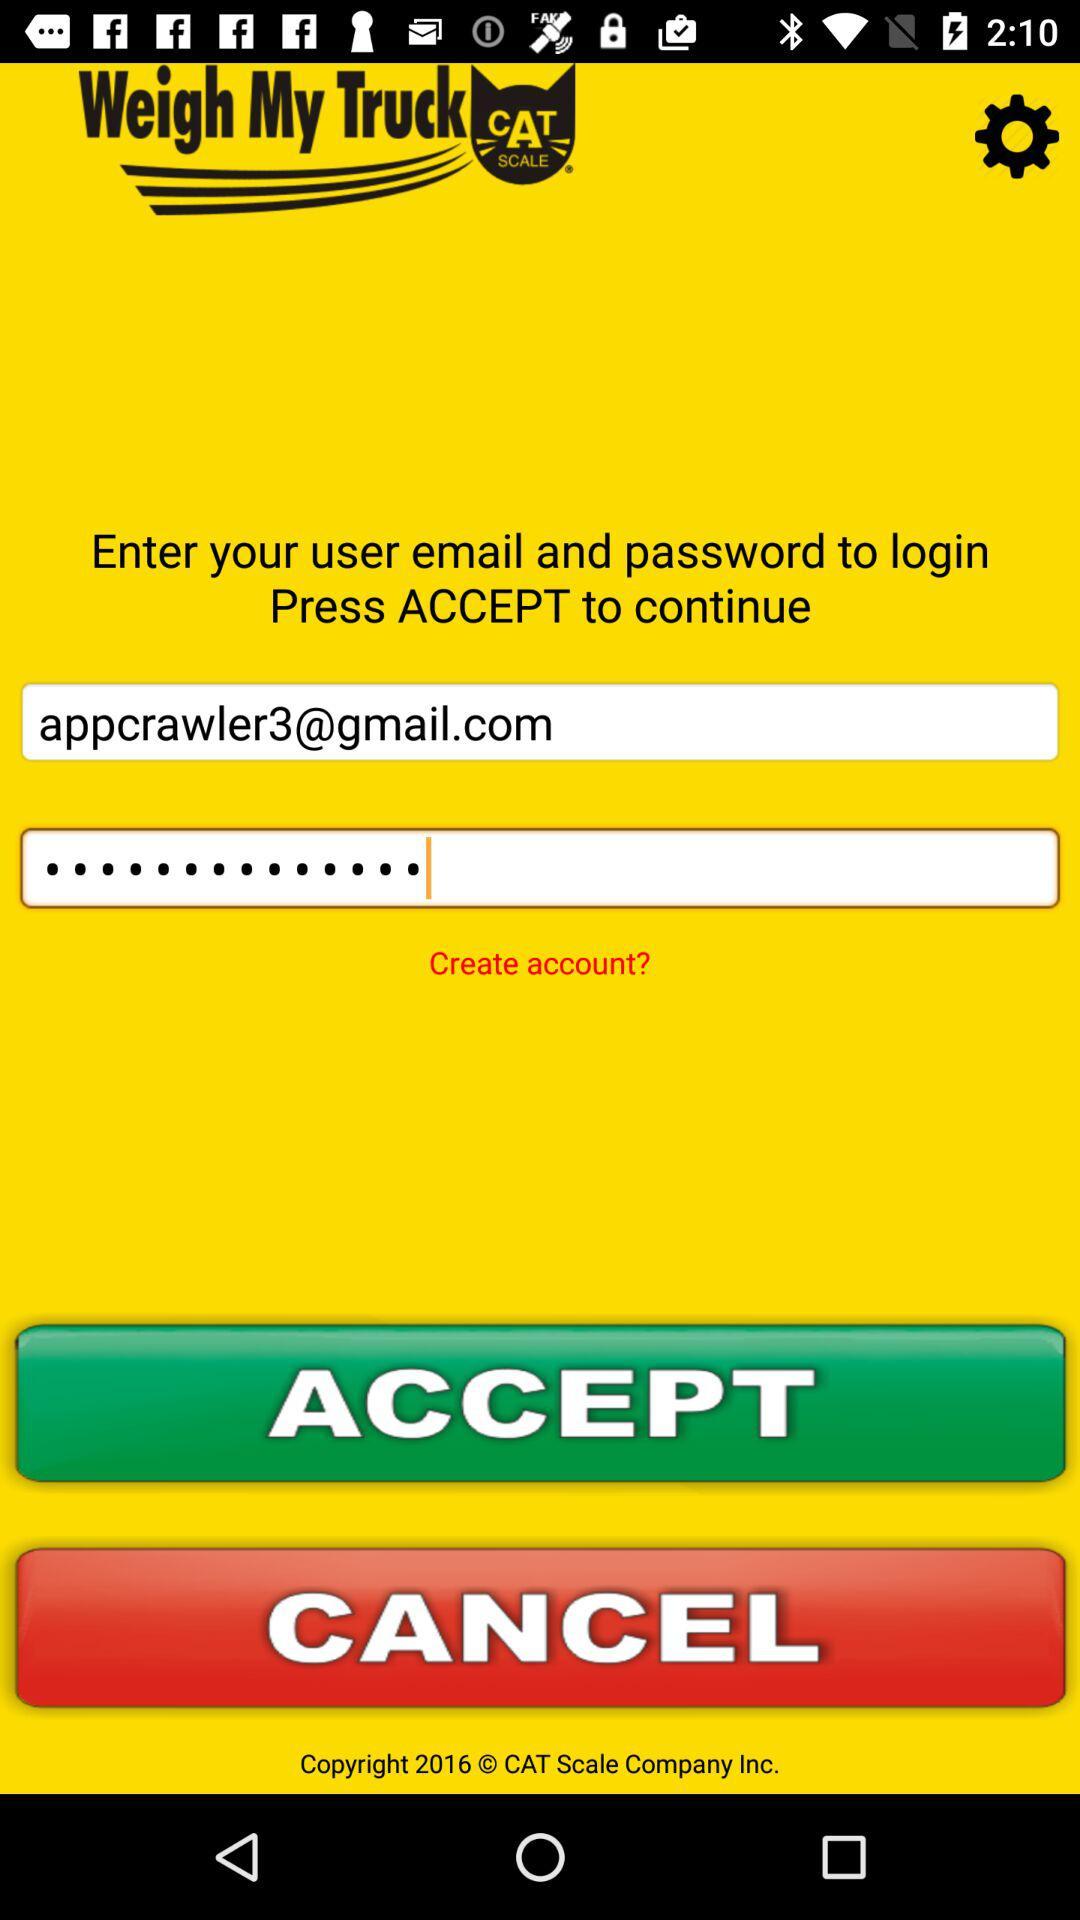 Image resolution: width=1080 pixels, height=1920 pixels. Describe the element at coordinates (1017, 135) in the screenshot. I see `the item above the enter your user icon` at that location.